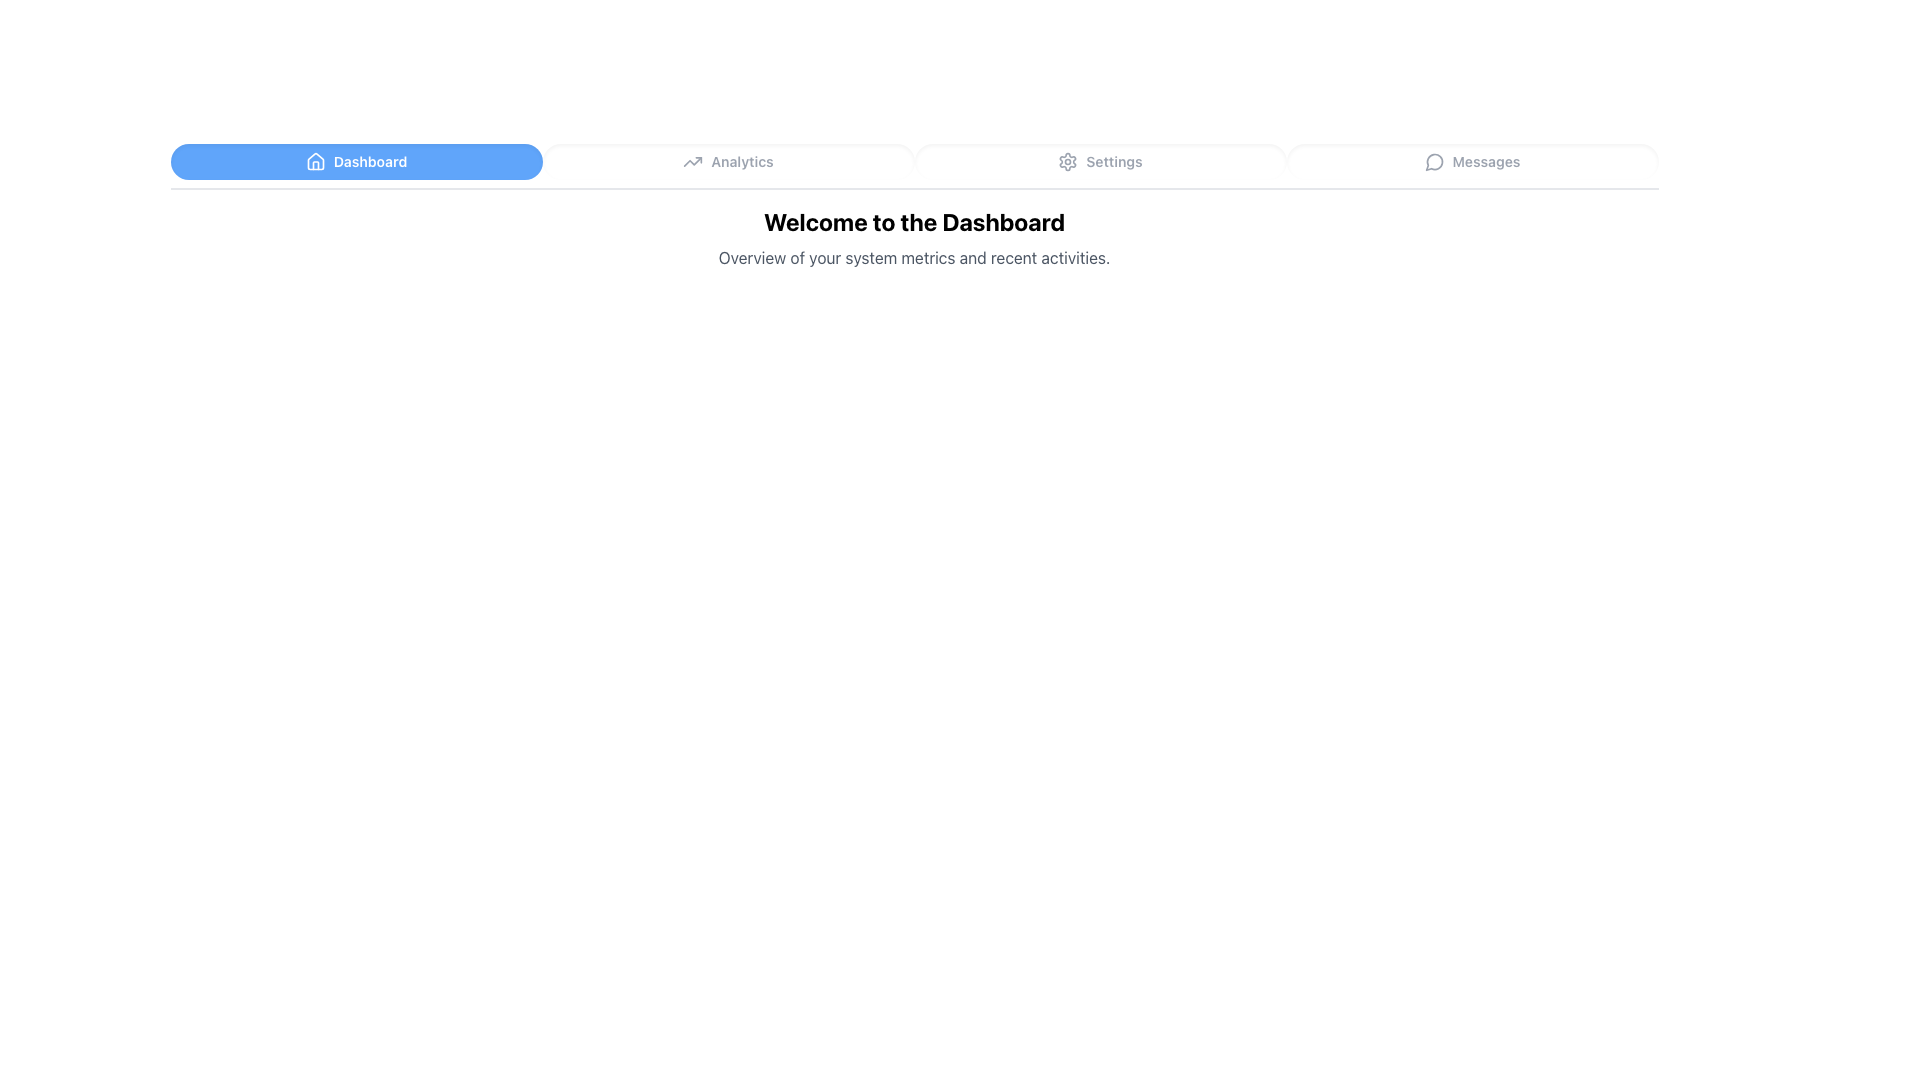  What do you see at coordinates (1486, 161) in the screenshot?
I see `the meaning of the 'Messages' label, which is a small, bold, gray text located` at bounding box center [1486, 161].